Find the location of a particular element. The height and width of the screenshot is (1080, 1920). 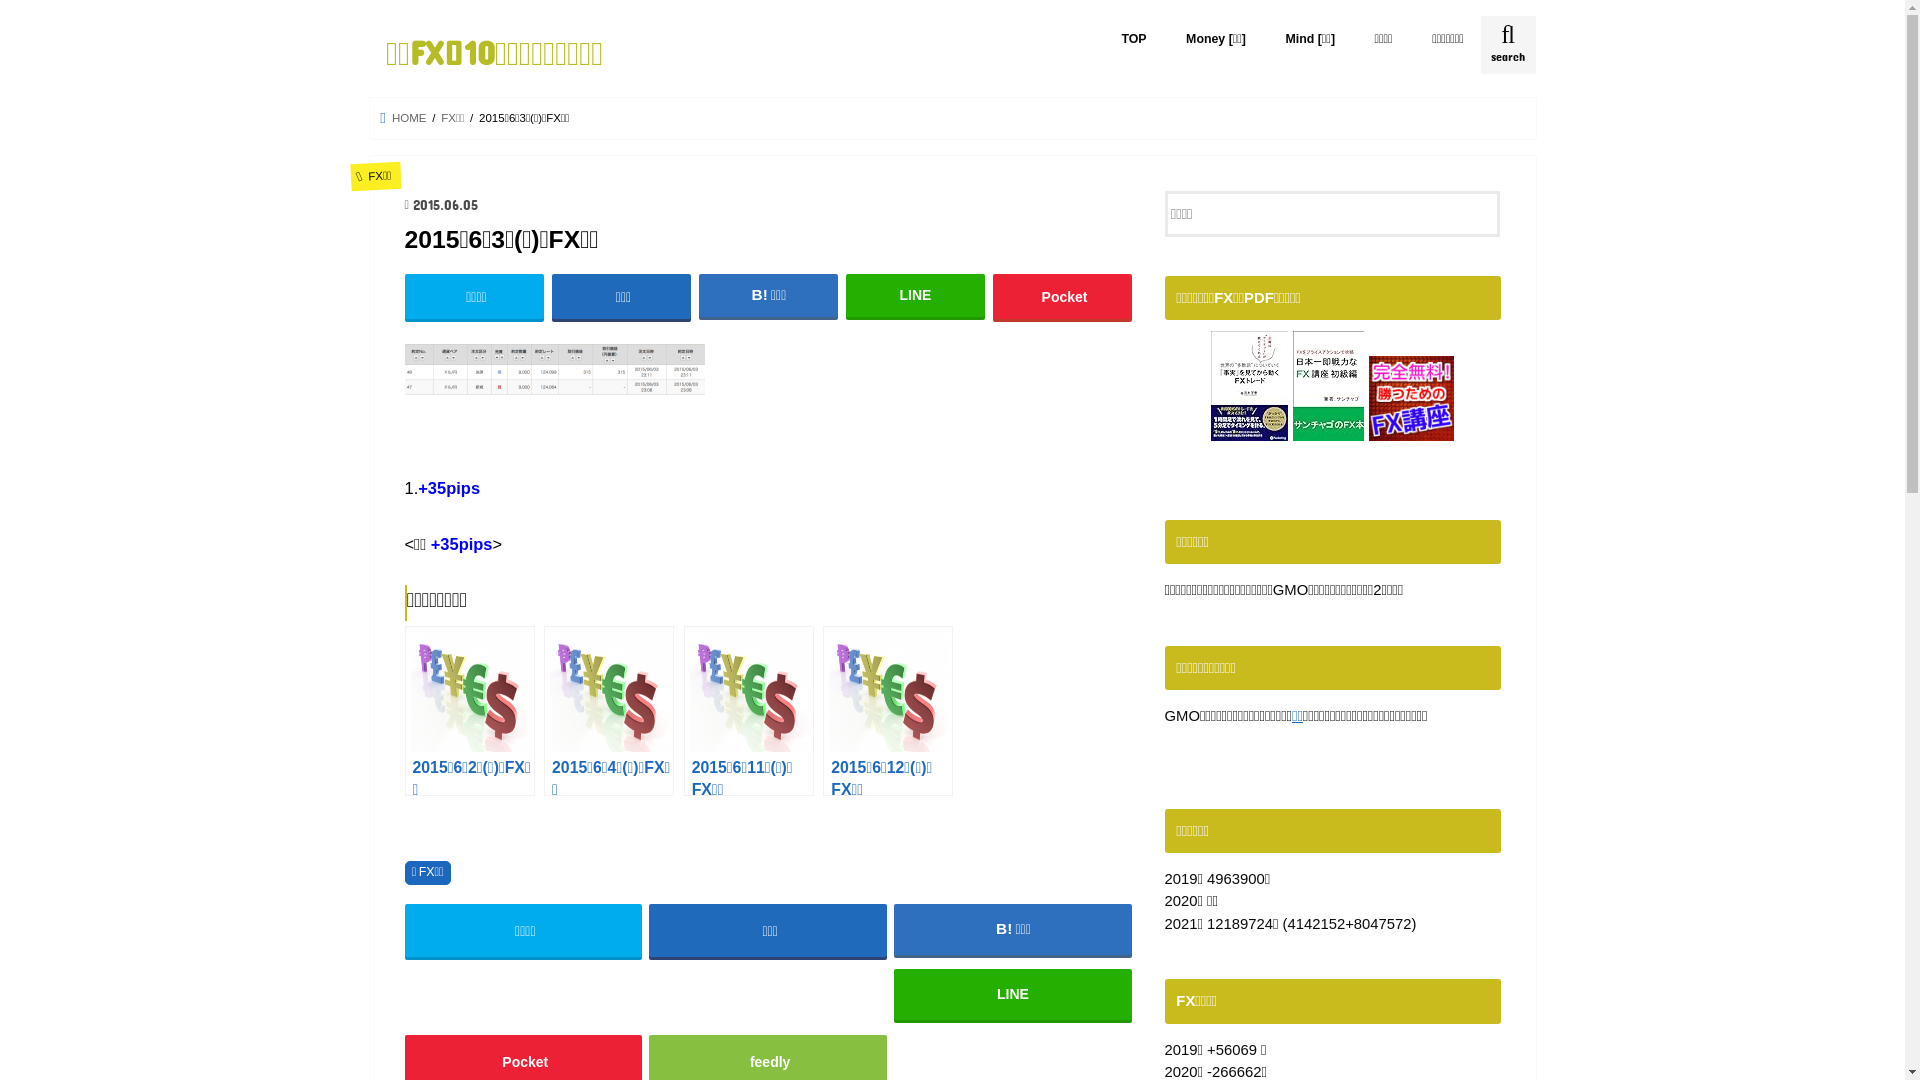

'search' is located at coordinates (1507, 45).